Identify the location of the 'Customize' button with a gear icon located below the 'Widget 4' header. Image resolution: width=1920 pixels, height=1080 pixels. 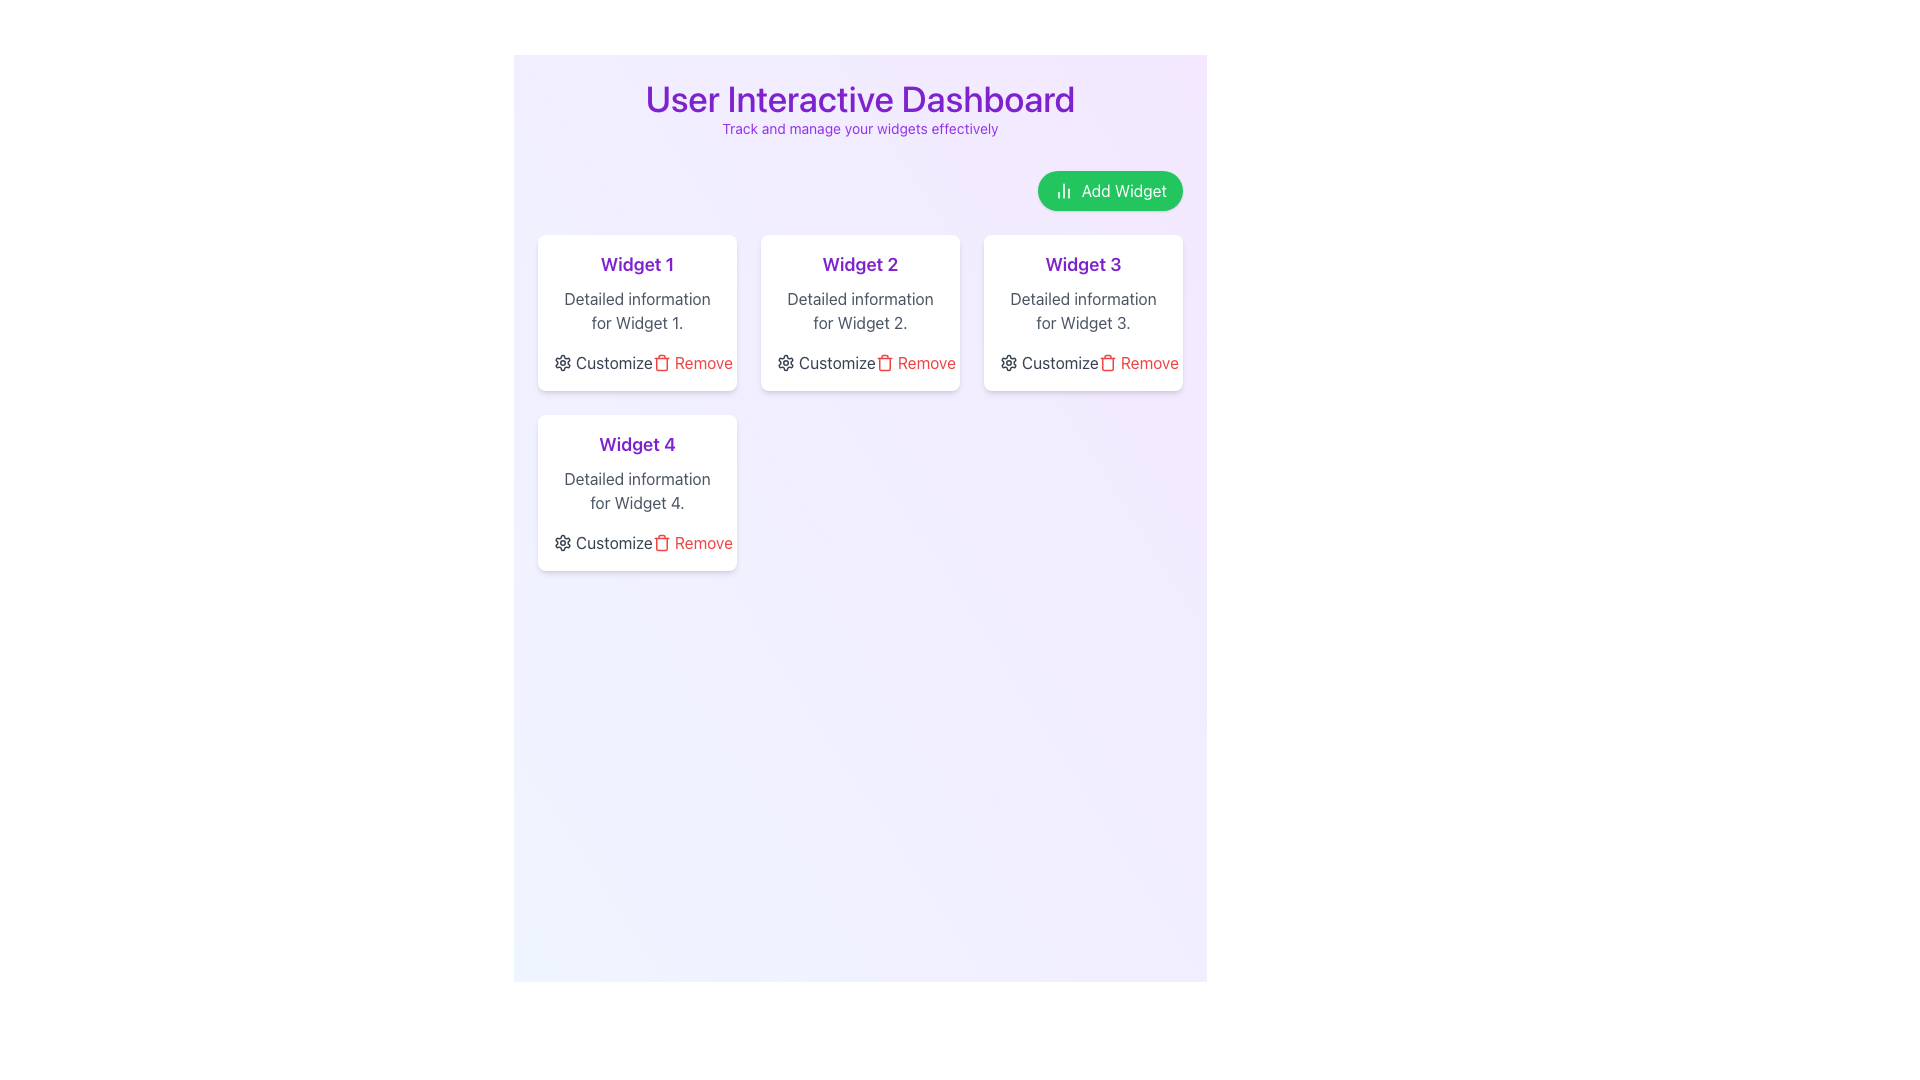
(602, 543).